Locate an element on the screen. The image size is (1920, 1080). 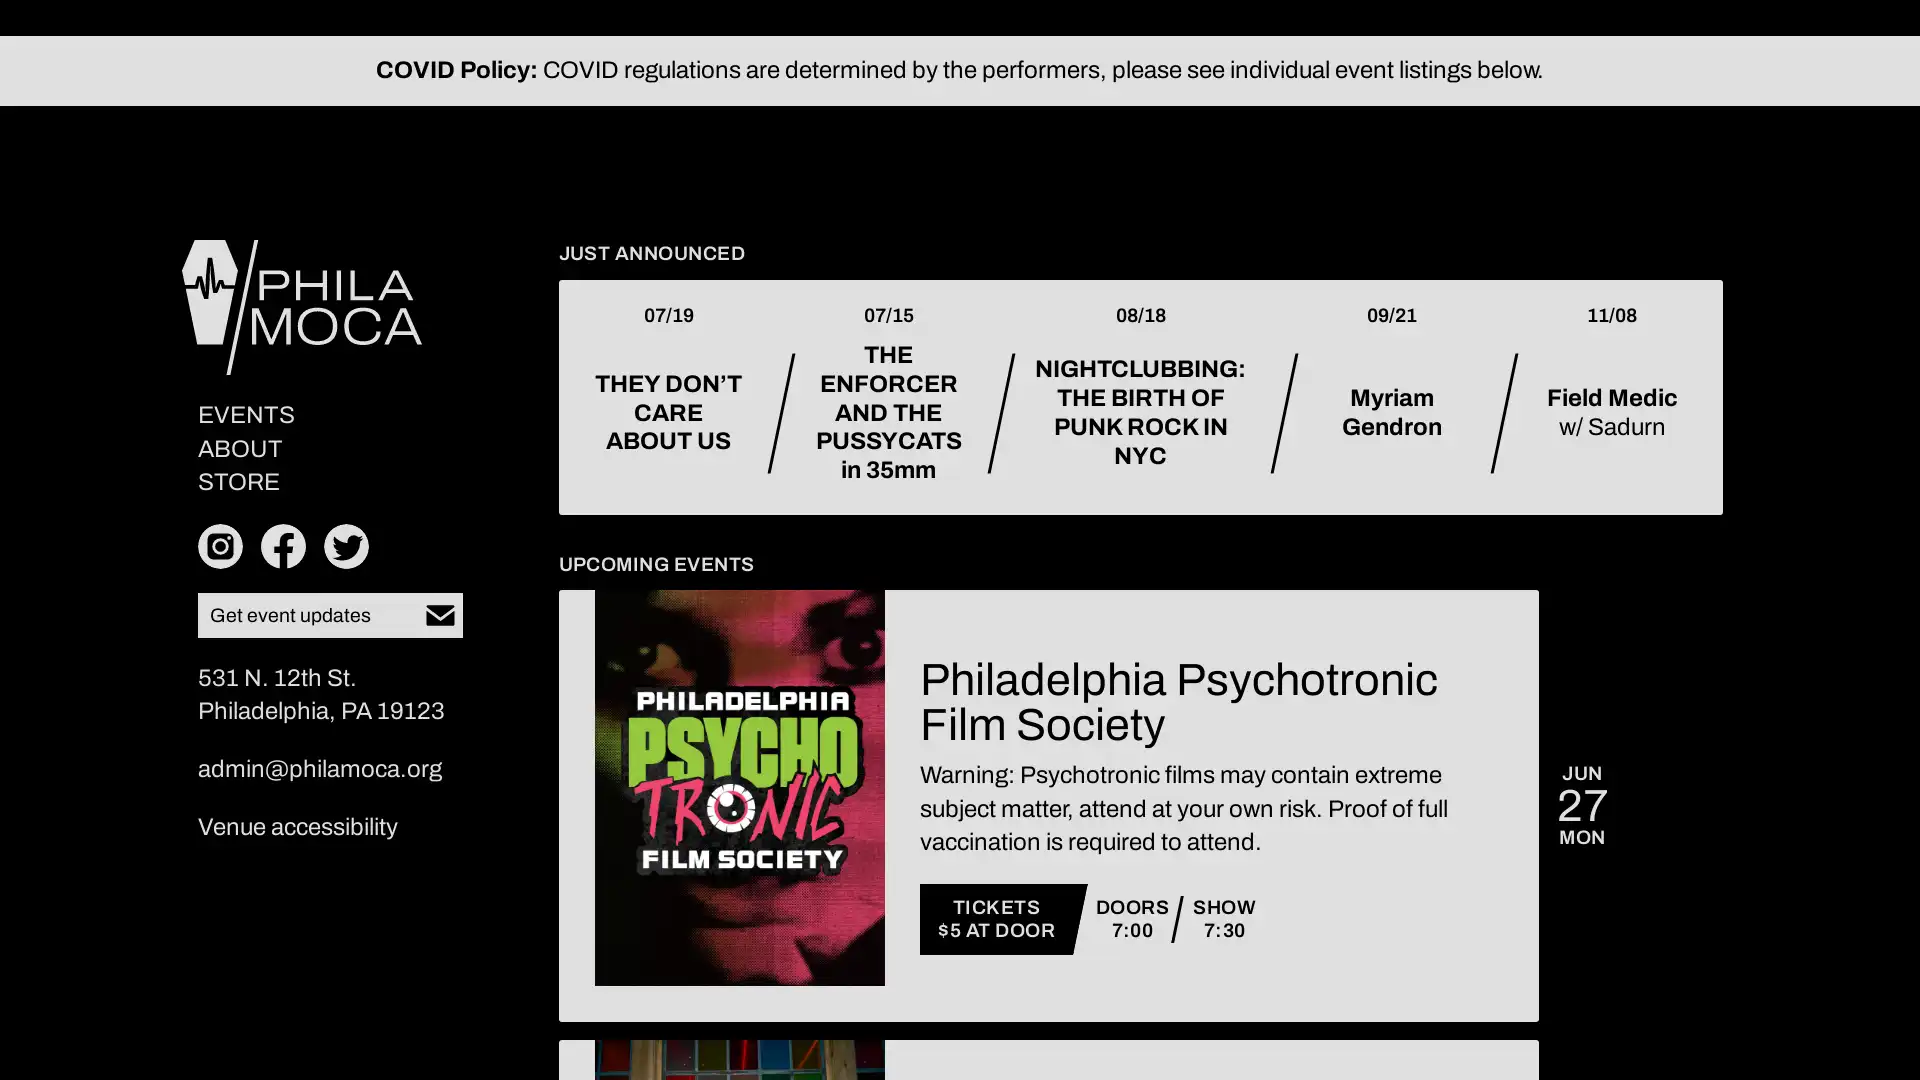
Subscribe to our newsletter is located at coordinates (438, 613).